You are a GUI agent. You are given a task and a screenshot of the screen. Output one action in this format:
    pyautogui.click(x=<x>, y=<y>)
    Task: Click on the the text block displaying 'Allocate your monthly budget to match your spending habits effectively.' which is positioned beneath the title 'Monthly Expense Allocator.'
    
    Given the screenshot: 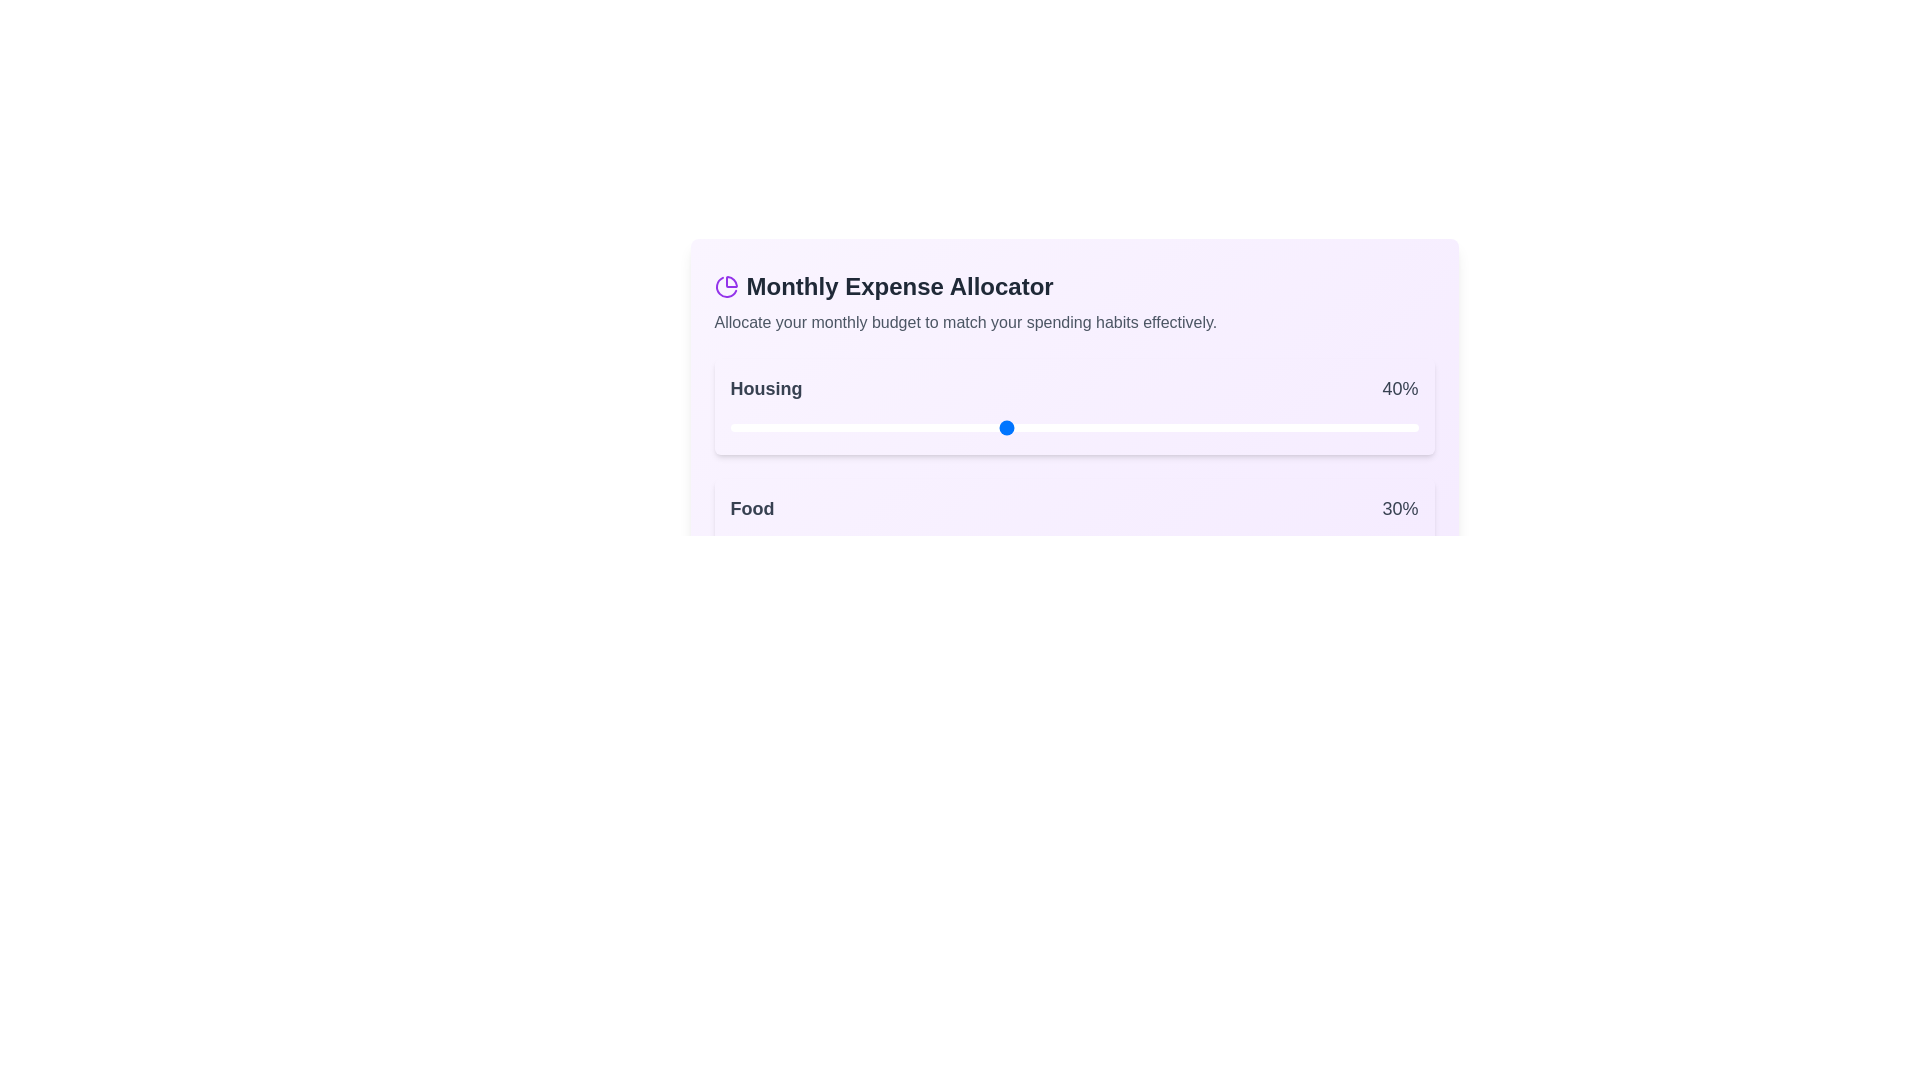 What is the action you would take?
    pyautogui.click(x=1073, y=322)
    